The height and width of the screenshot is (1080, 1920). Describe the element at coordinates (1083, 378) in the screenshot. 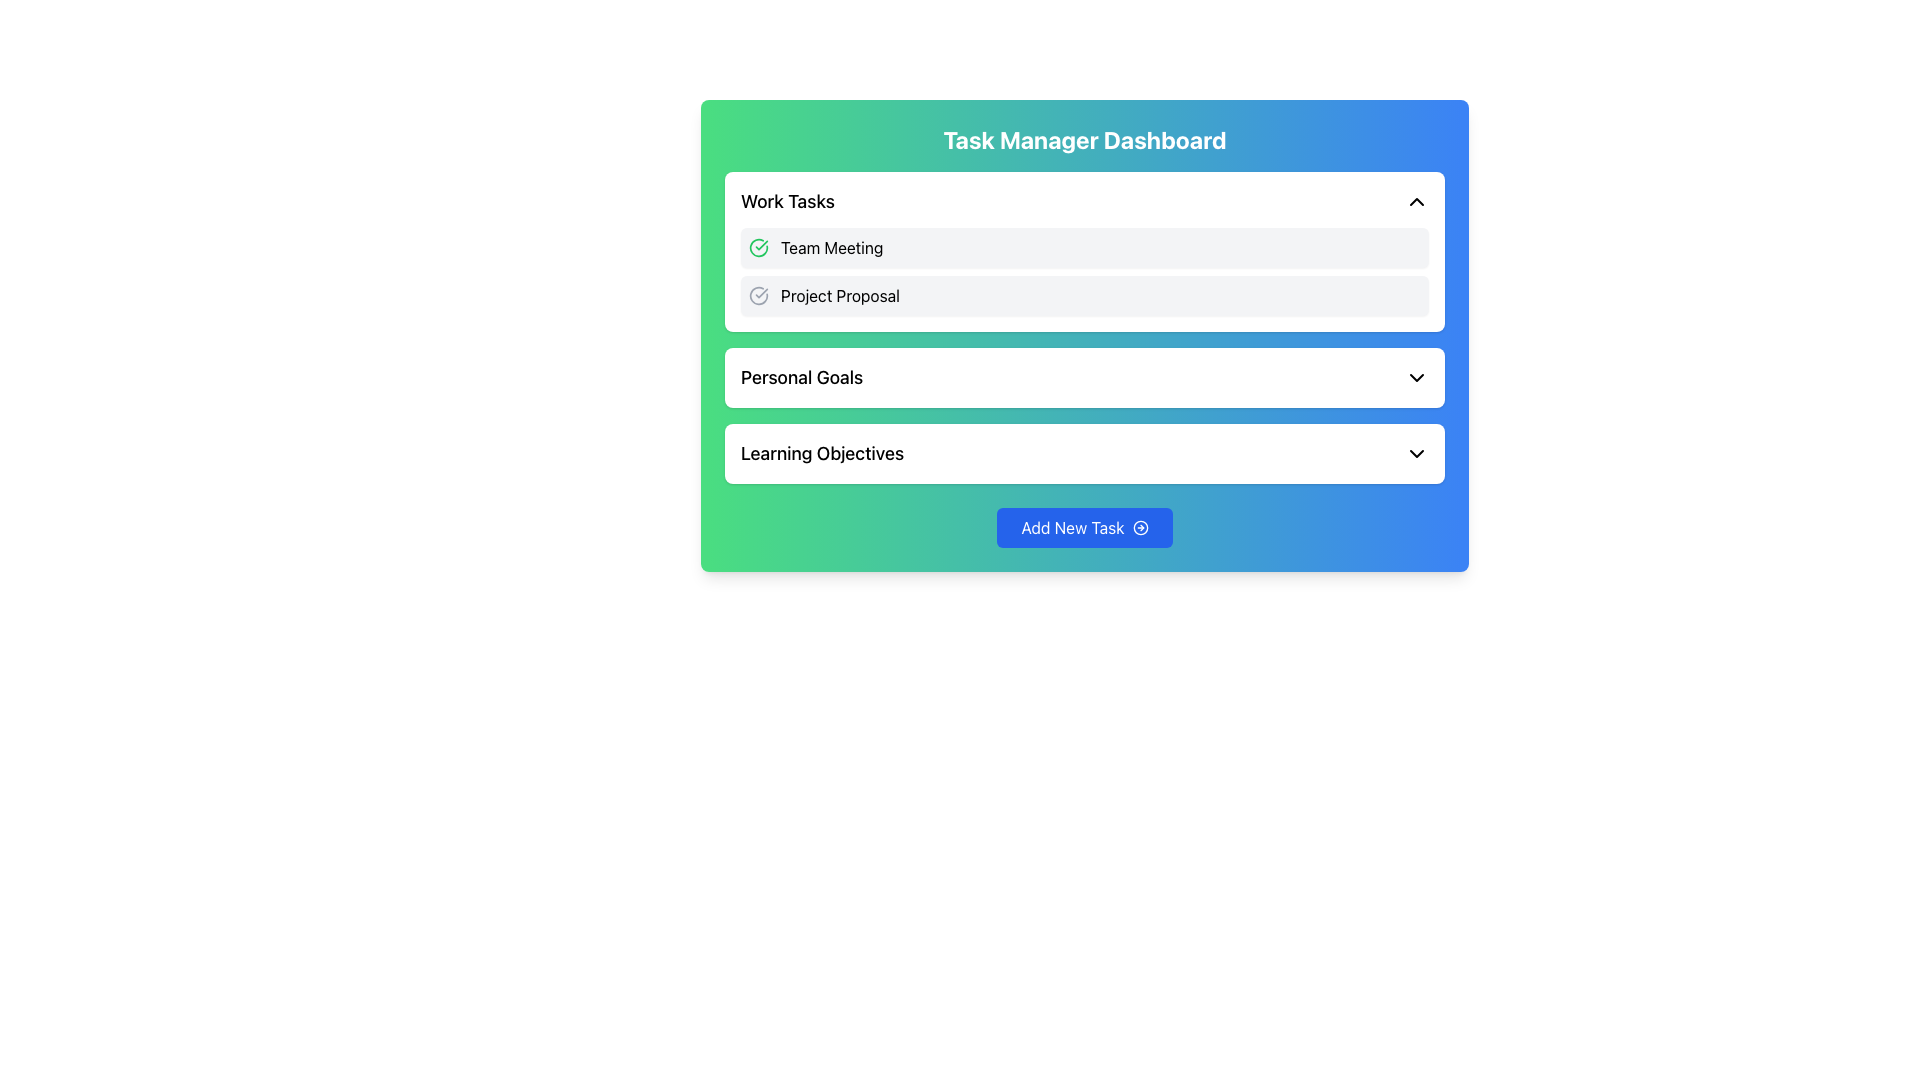

I see `the 'Personal Goals' title on the third expandable card in the 'Task Manager Dashboard'` at that location.